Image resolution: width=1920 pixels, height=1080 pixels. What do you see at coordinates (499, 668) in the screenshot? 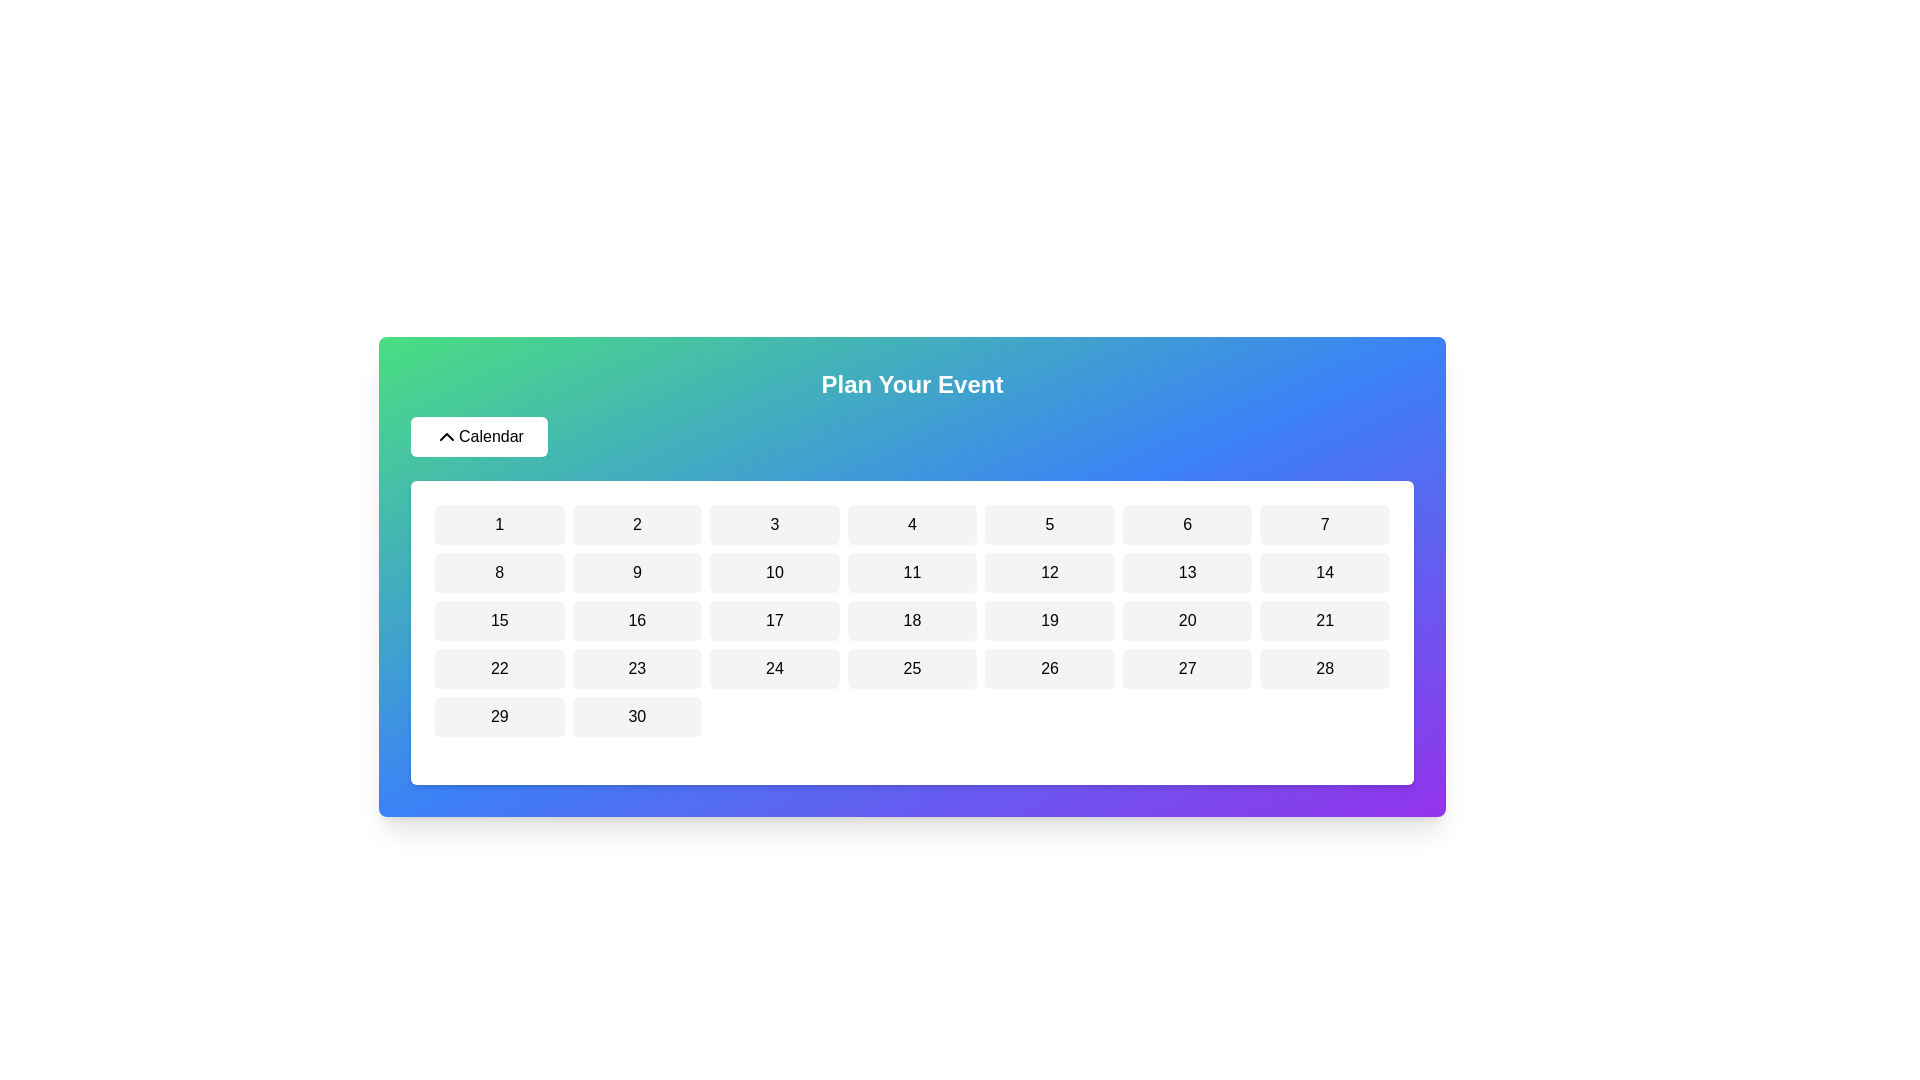
I see `the button labeled '22', which is a rectangular button with rounded corners and a light gray background` at bounding box center [499, 668].